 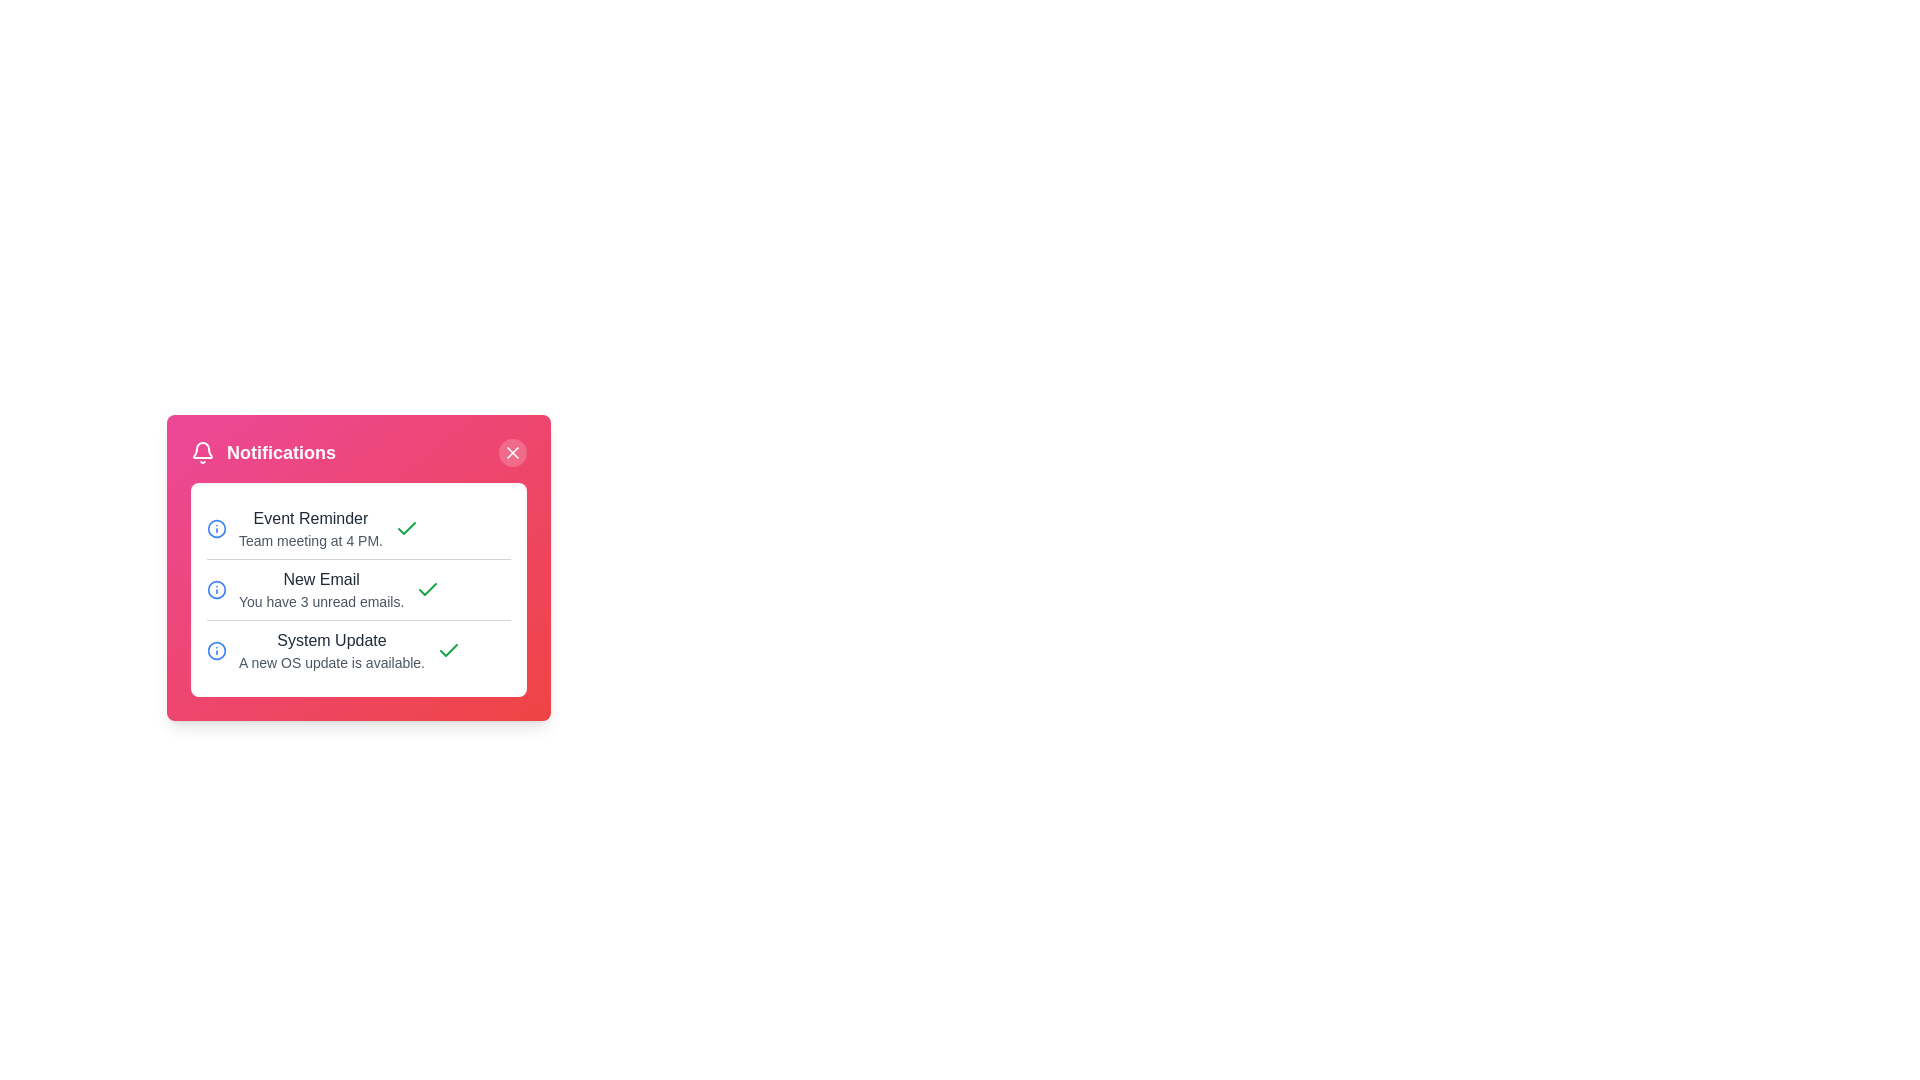 What do you see at coordinates (321, 589) in the screenshot?
I see `the 'New Email' text block in the notifications popover, which indicates unread emails` at bounding box center [321, 589].